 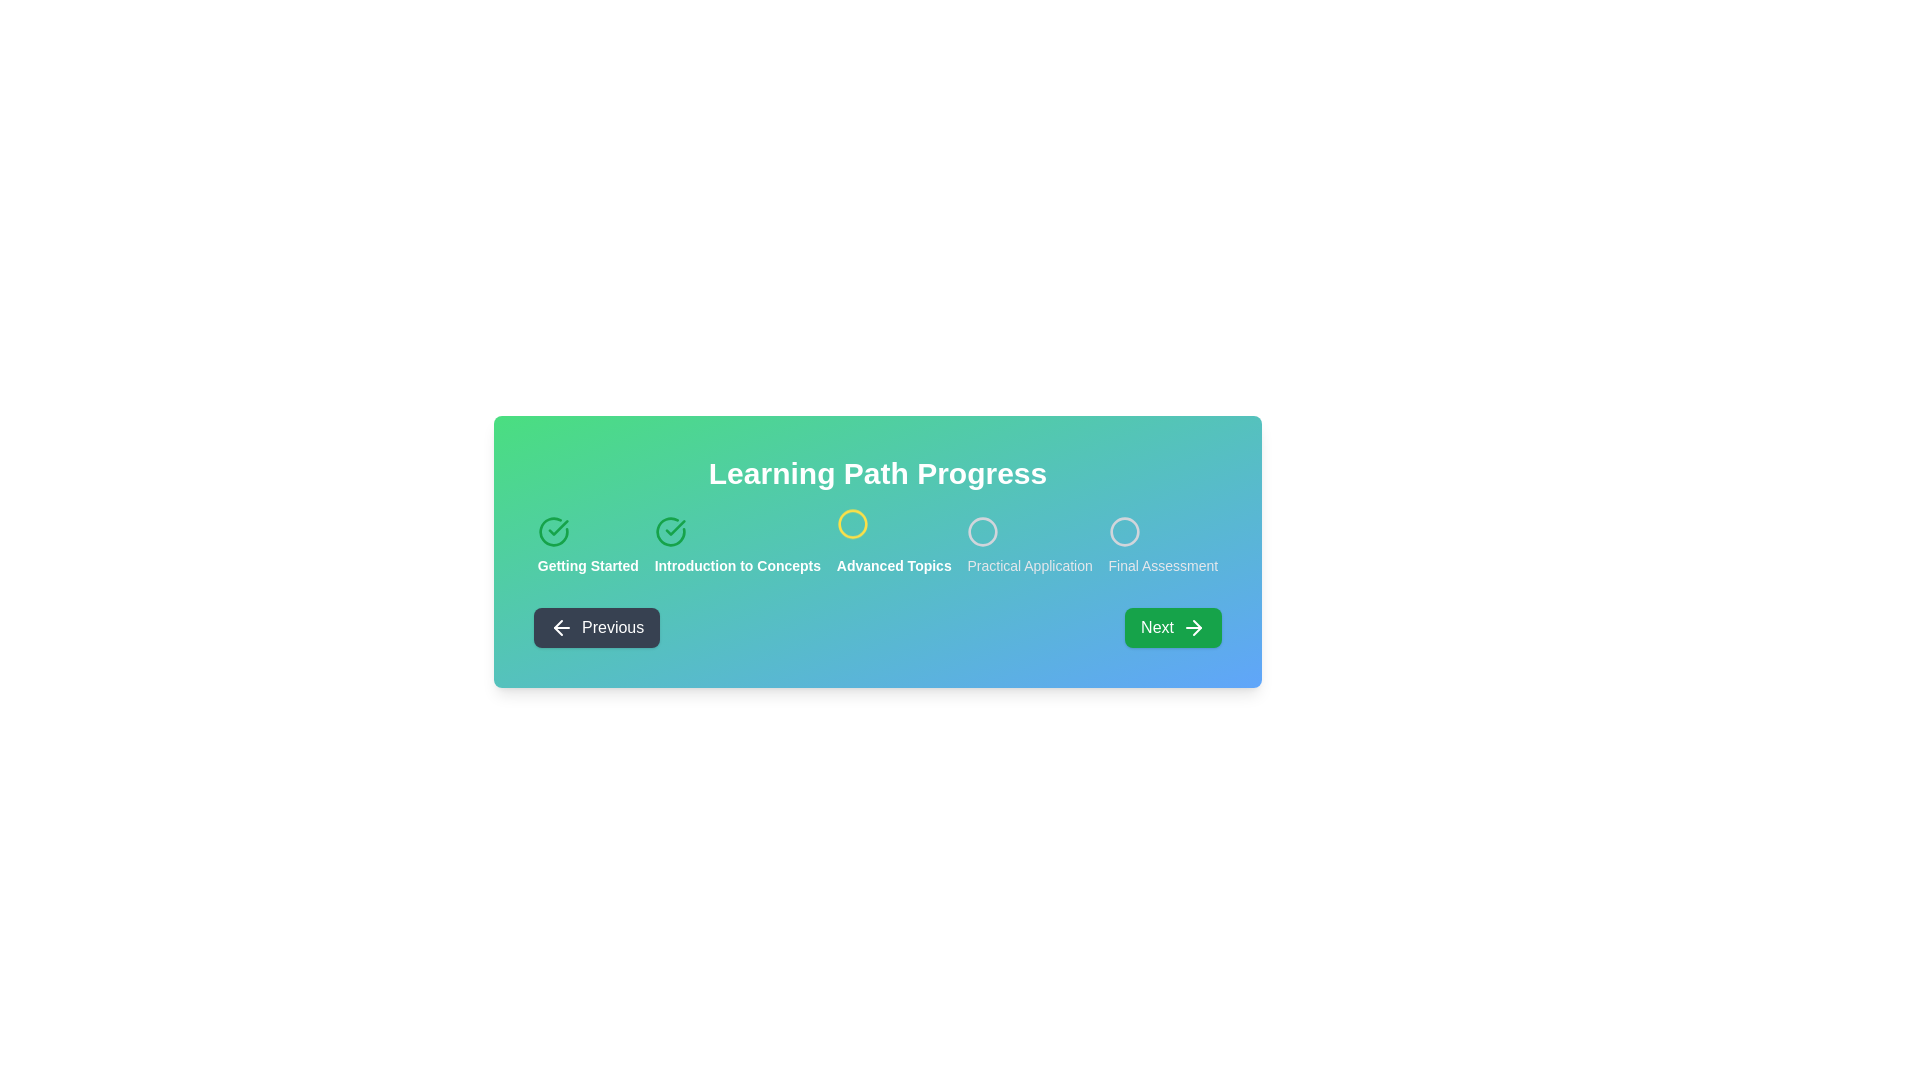 I want to click on the text label displaying 'Practical Application', which is small and gray, located within a progress indicator layout between 'Advanced Topics' and 'Final Assessment', so click(x=1030, y=566).